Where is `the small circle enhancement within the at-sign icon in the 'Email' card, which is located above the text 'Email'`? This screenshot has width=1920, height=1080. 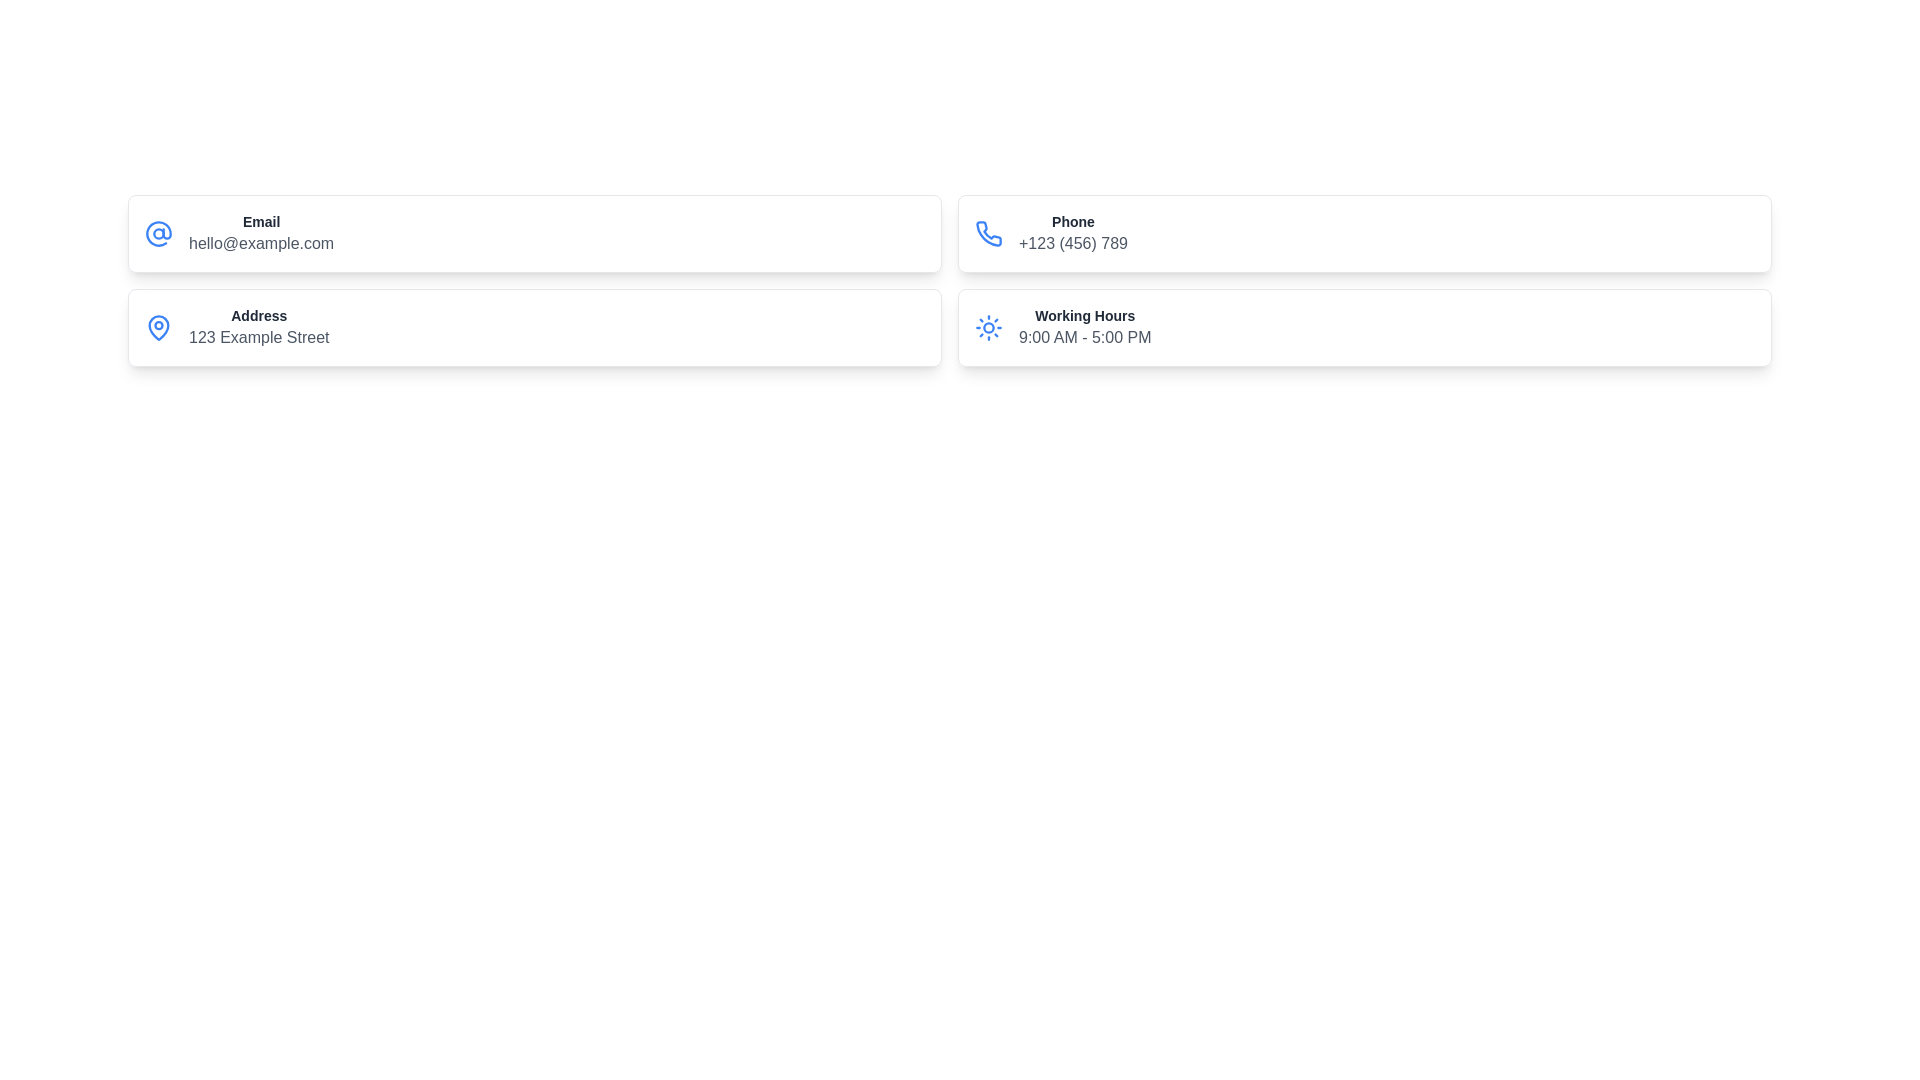 the small circle enhancement within the at-sign icon in the 'Email' card, which is located above the text 'Email' is located at coordinates (157, 233).